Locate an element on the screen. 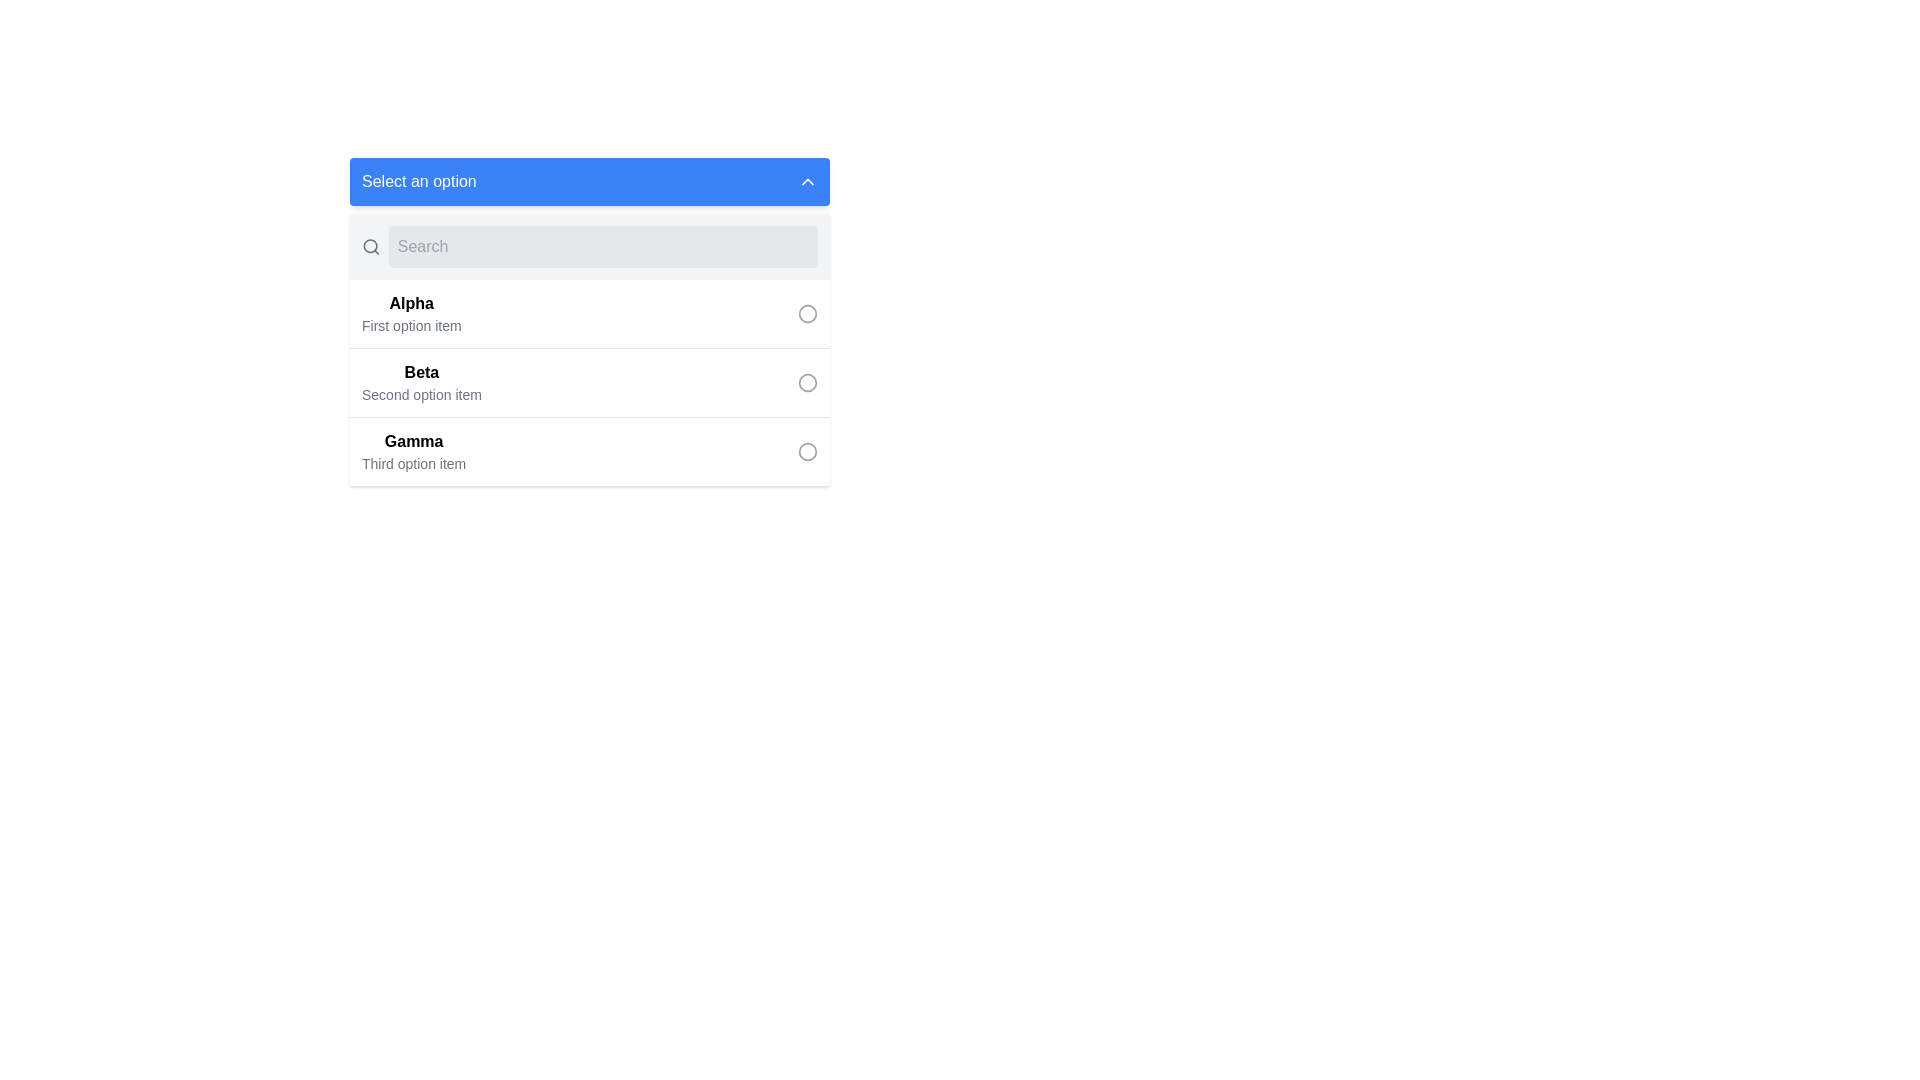 This screenshot has height=1080, width=1920. the static text label that identifies the third option in a vertical list, positioned between the second option titled 'Beta' and the description text 'Third option item' is located at coordinates (413, 441).